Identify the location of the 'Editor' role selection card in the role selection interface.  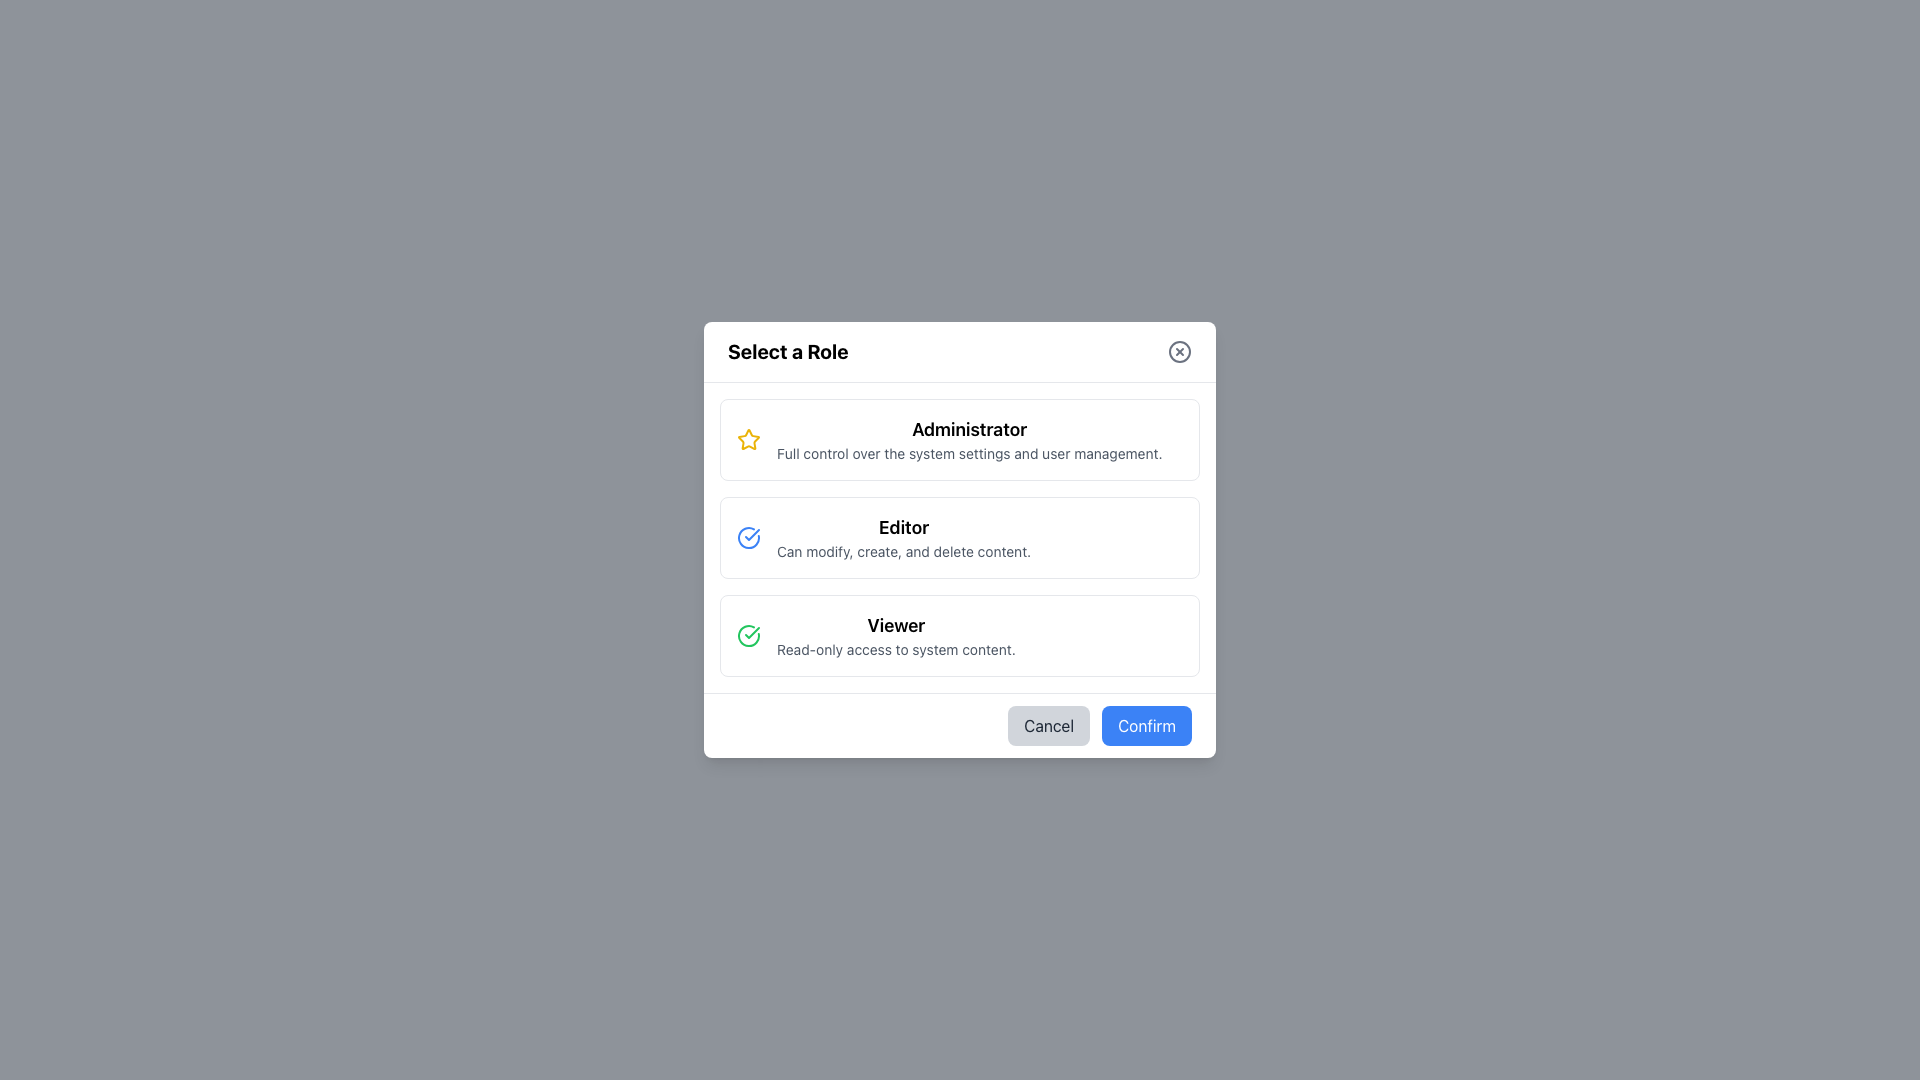
(960, 536).